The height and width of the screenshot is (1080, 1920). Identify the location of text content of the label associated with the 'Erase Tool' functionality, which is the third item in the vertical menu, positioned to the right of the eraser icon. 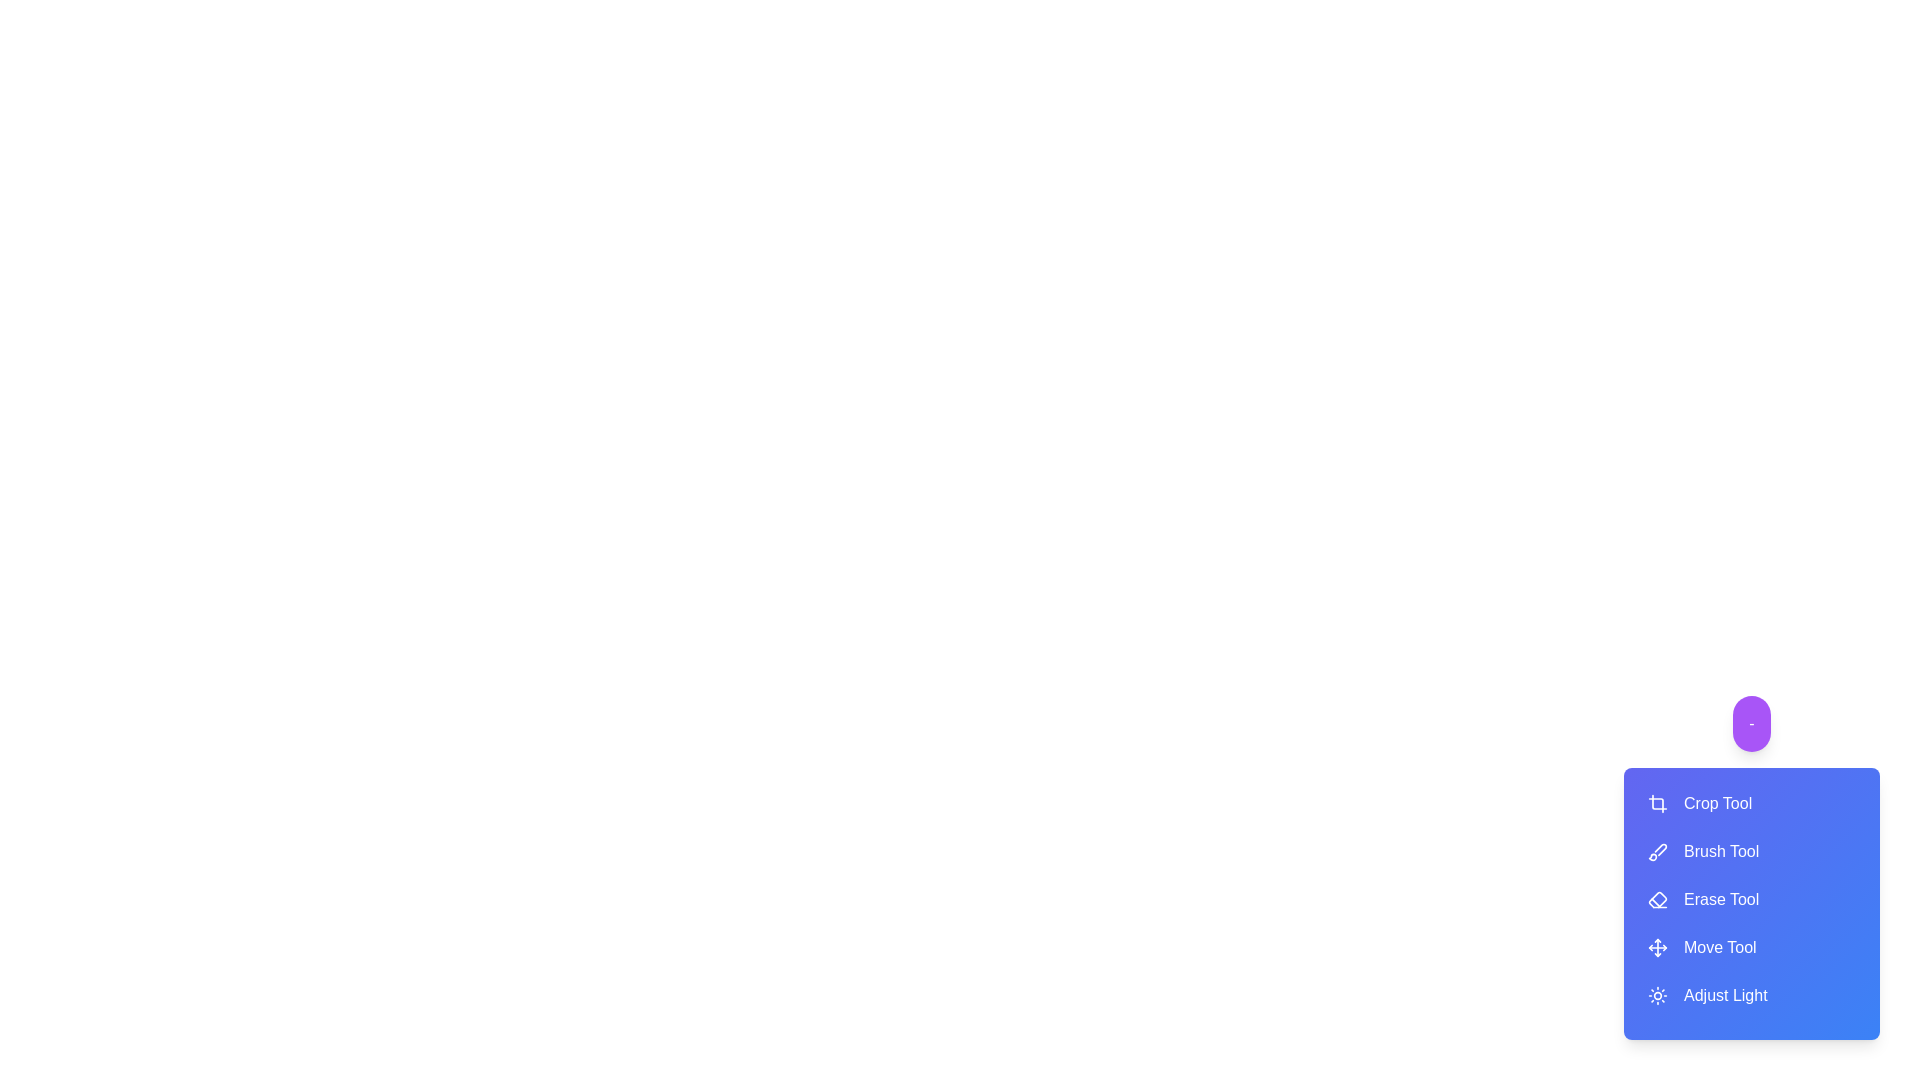
(1720, 898).